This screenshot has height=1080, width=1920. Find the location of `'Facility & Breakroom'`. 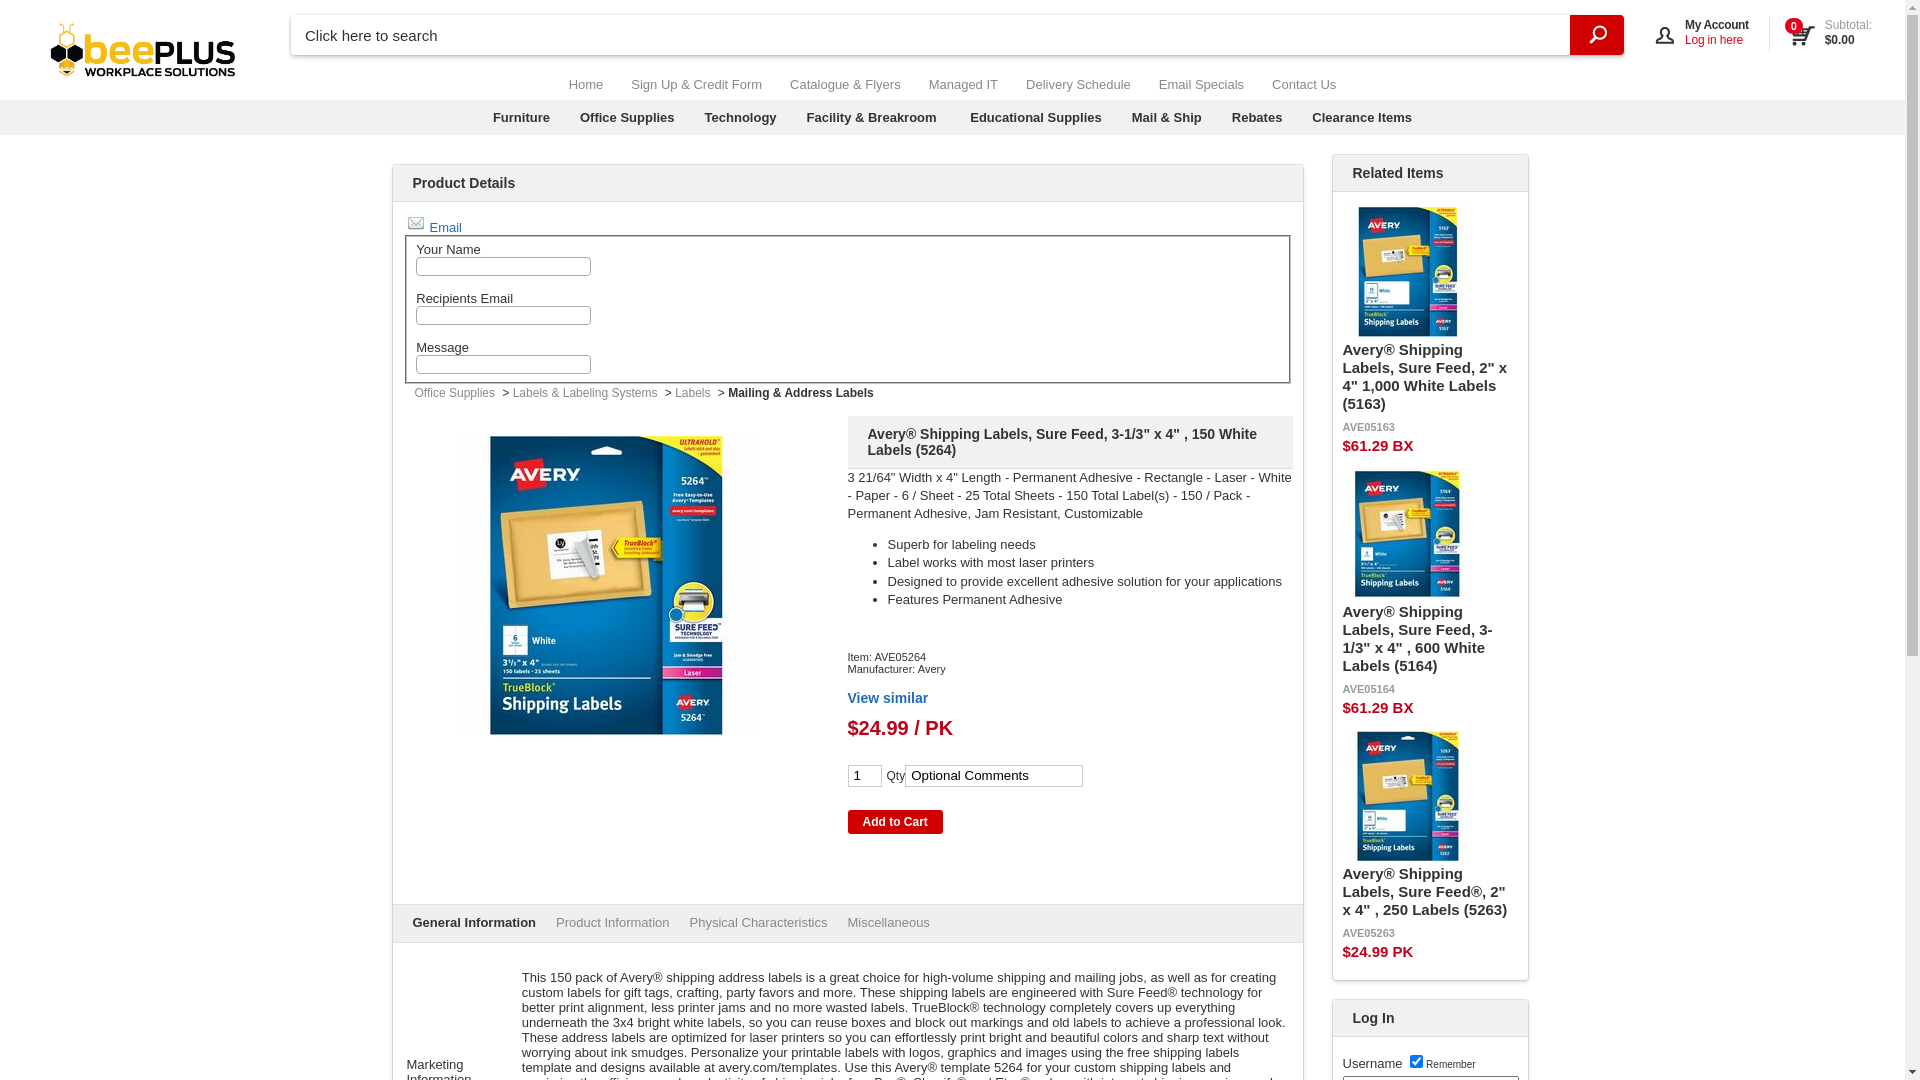

'Facility & Breakroom' is located at coordinates (791, 117).